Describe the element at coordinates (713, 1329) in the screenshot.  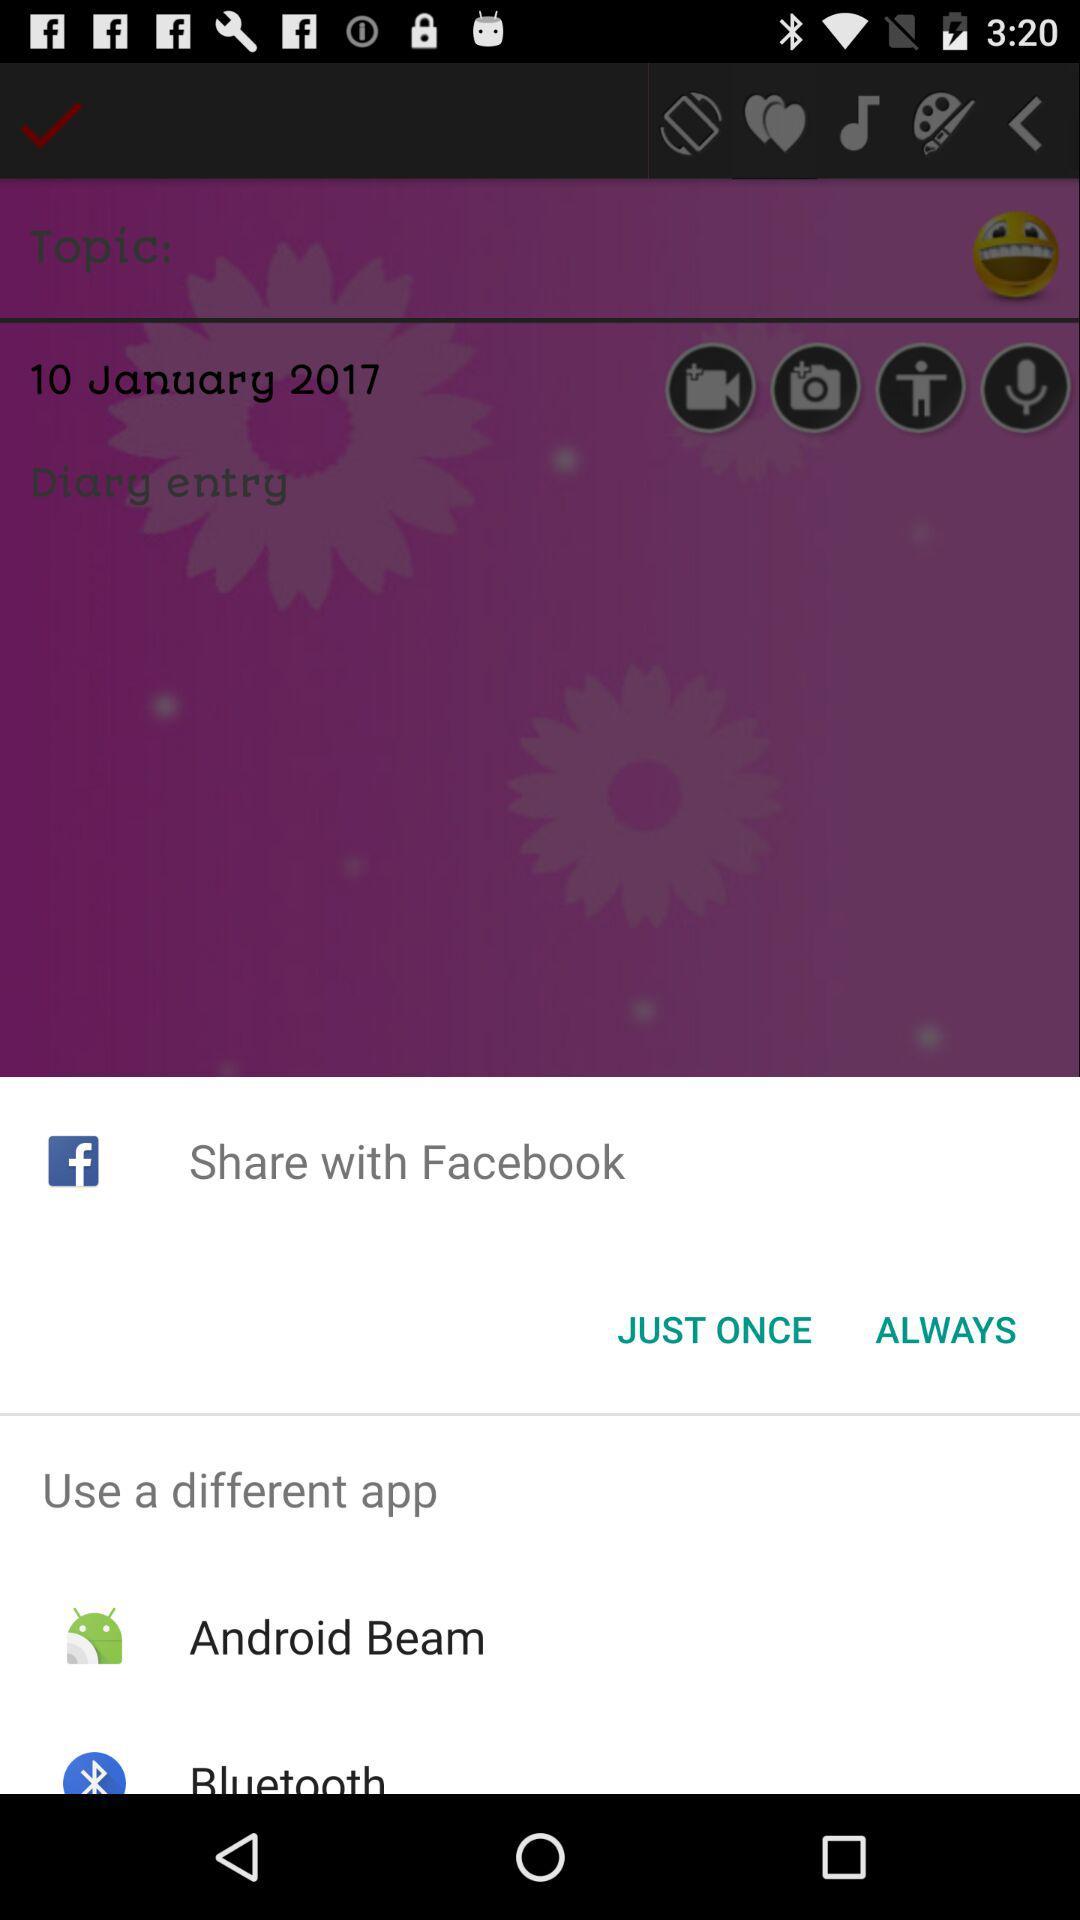
I see `the item to the left of always button` at that location.